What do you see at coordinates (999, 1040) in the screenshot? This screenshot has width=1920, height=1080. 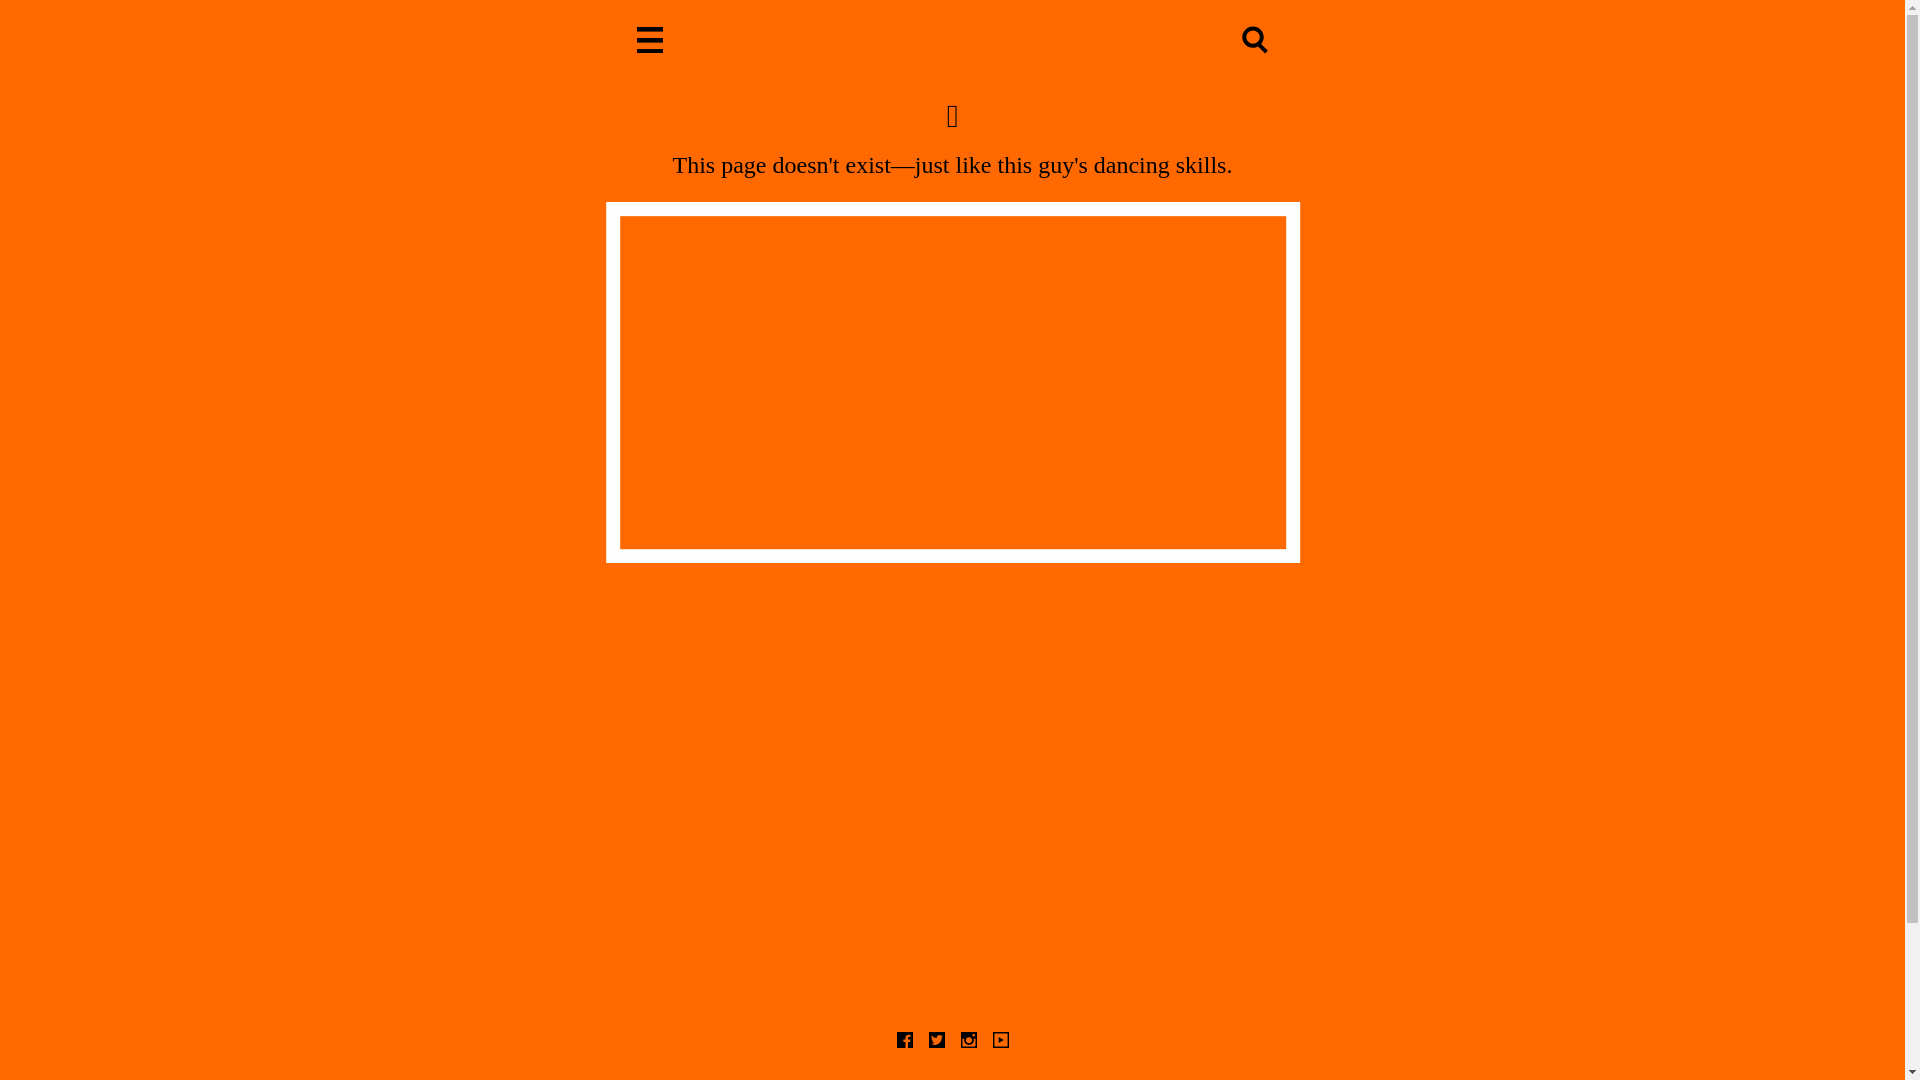 I see `'social-logos-youtube1'` at bounding box center [999, 1040].